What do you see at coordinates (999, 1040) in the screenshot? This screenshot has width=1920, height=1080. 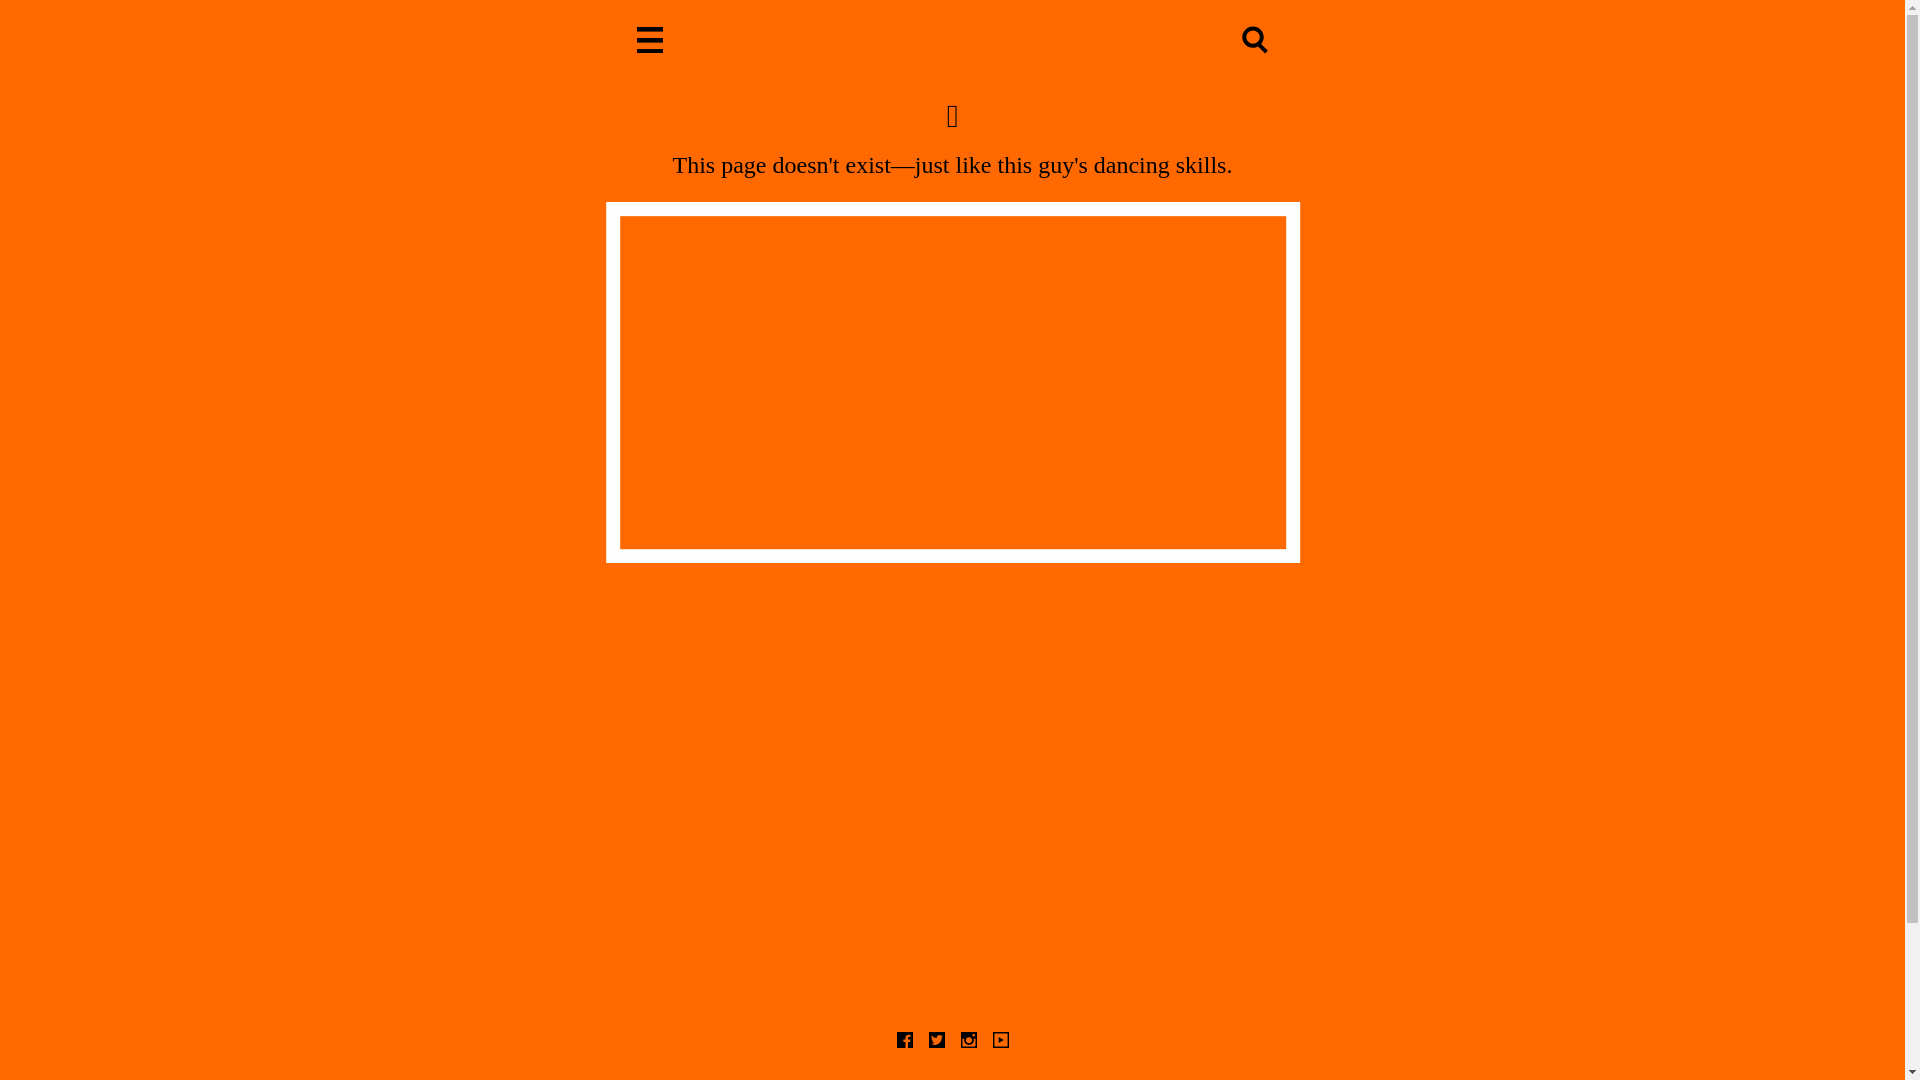 I see `'social-logos-youtube1'` at bounding box center [999, 1040].